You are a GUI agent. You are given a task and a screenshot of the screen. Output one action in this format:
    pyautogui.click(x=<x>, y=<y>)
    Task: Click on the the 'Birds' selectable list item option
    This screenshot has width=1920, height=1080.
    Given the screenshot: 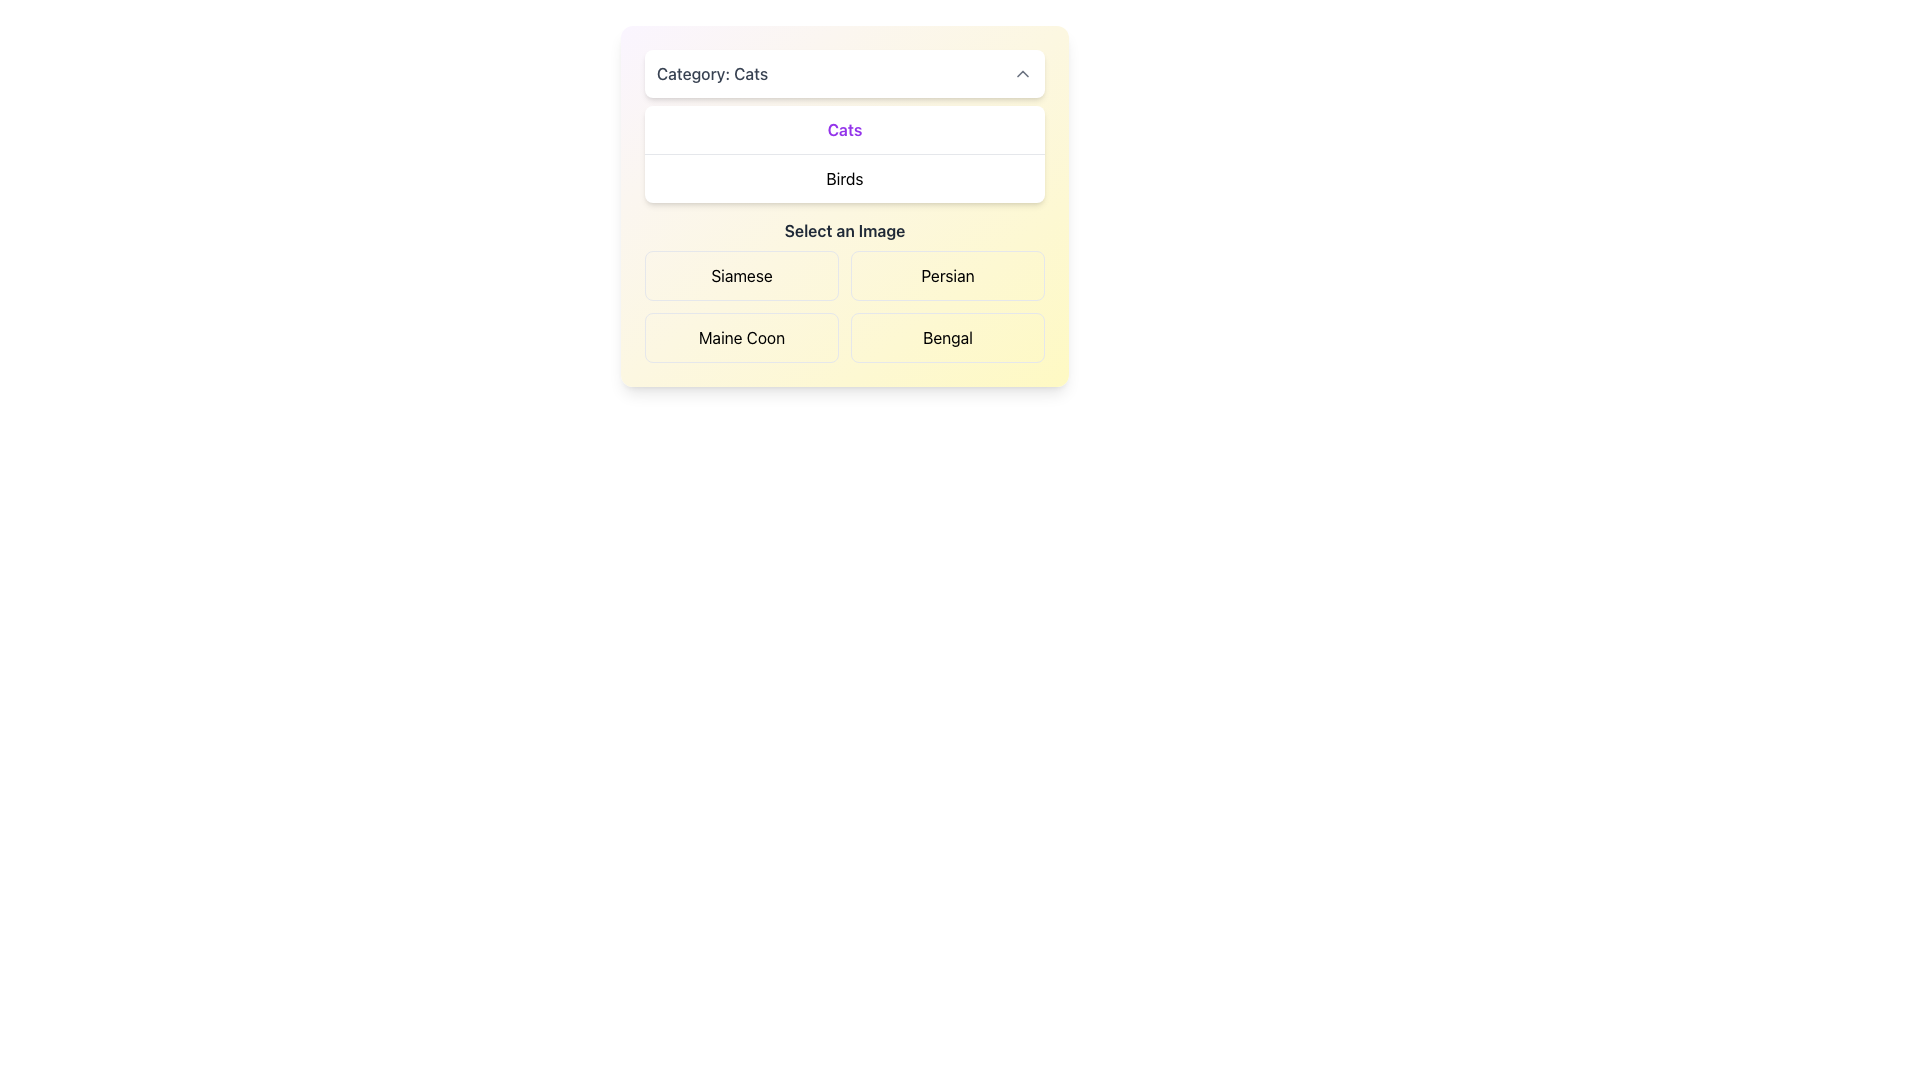 What is the action you would take?
    pyautogui.click(x=844, y=176)
    